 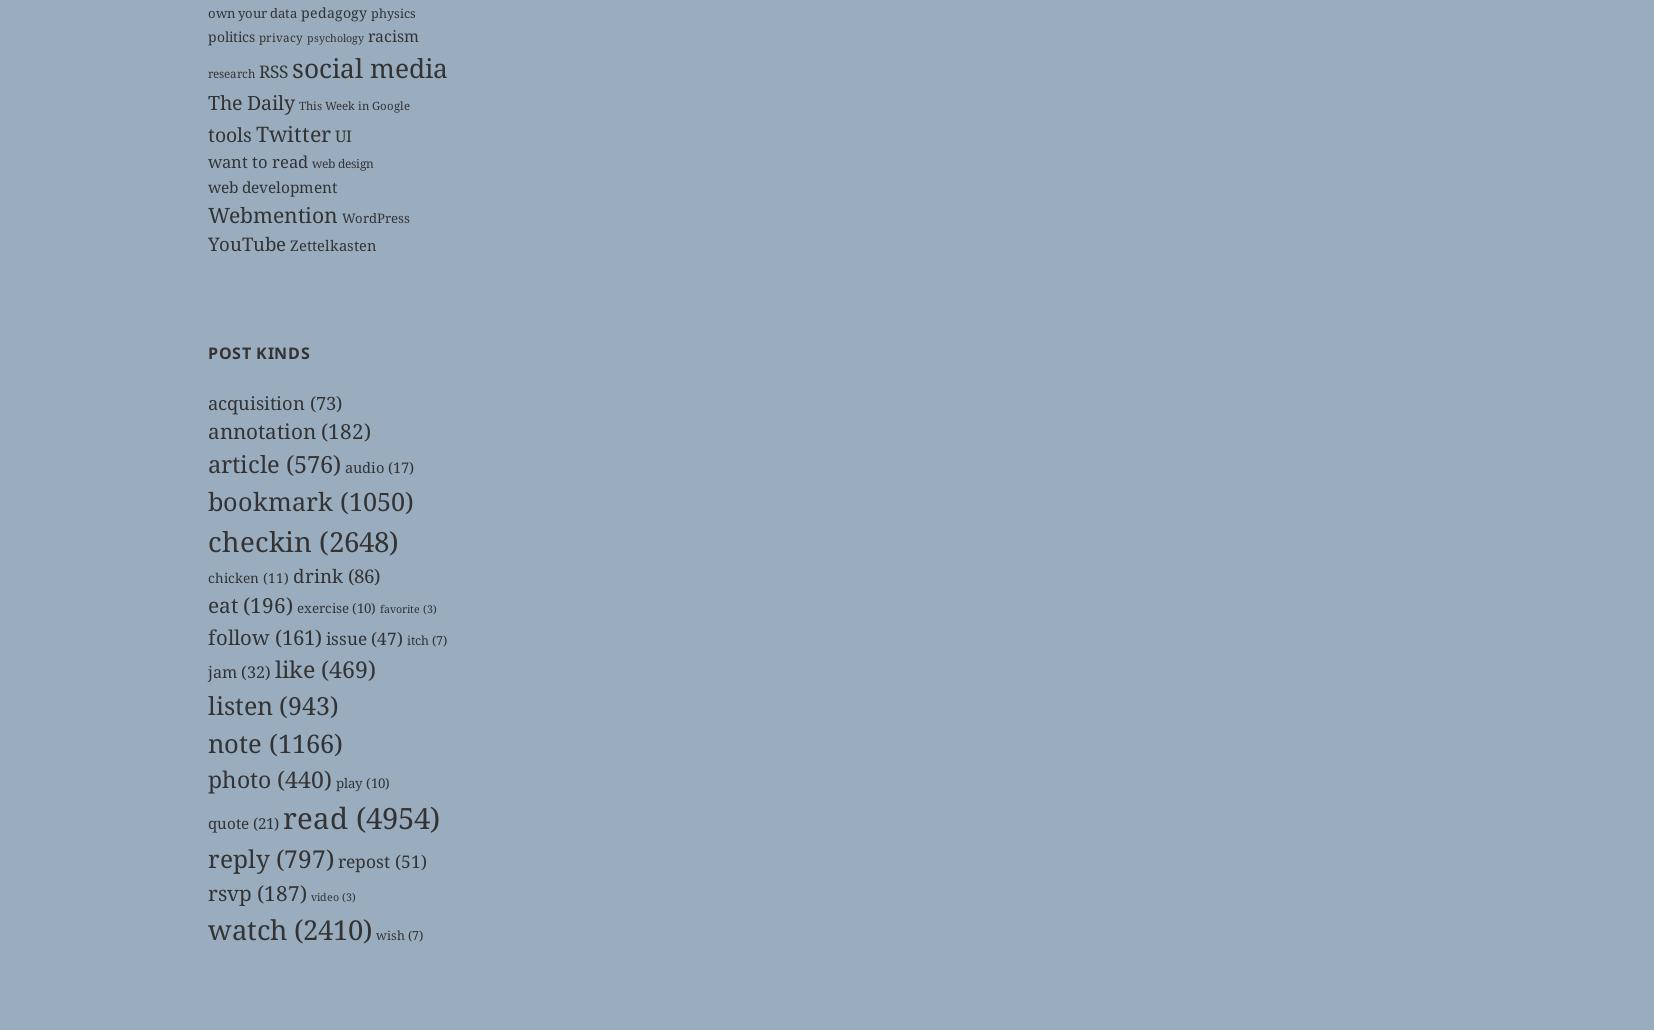 What do you see at coordinates (342, 161) in the screenshot?
I see `'web design'` at bounding box center [342, 161].